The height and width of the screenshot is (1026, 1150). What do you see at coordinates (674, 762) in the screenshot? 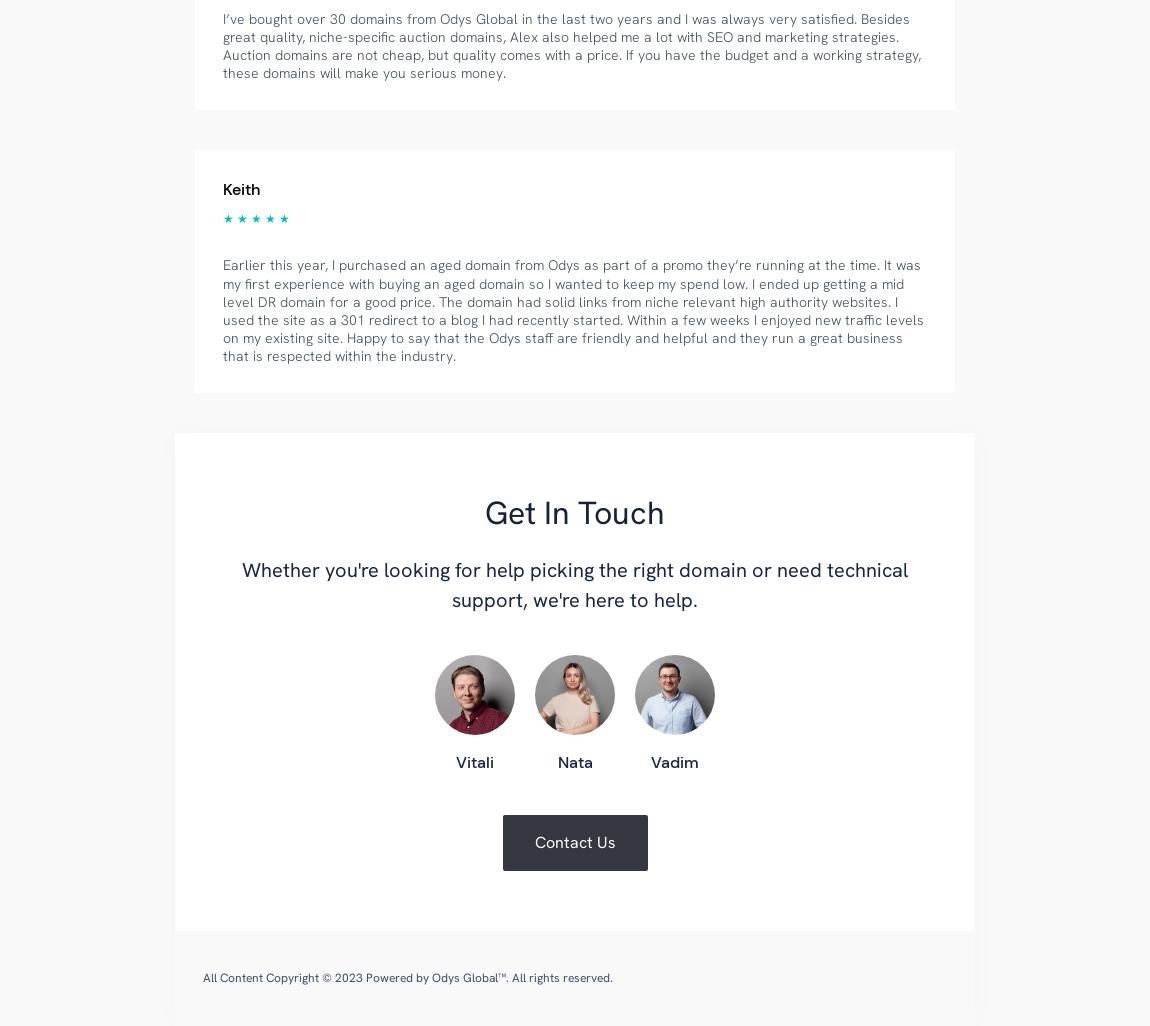
I see `'Vadim'` at bounding box center [674, 762].